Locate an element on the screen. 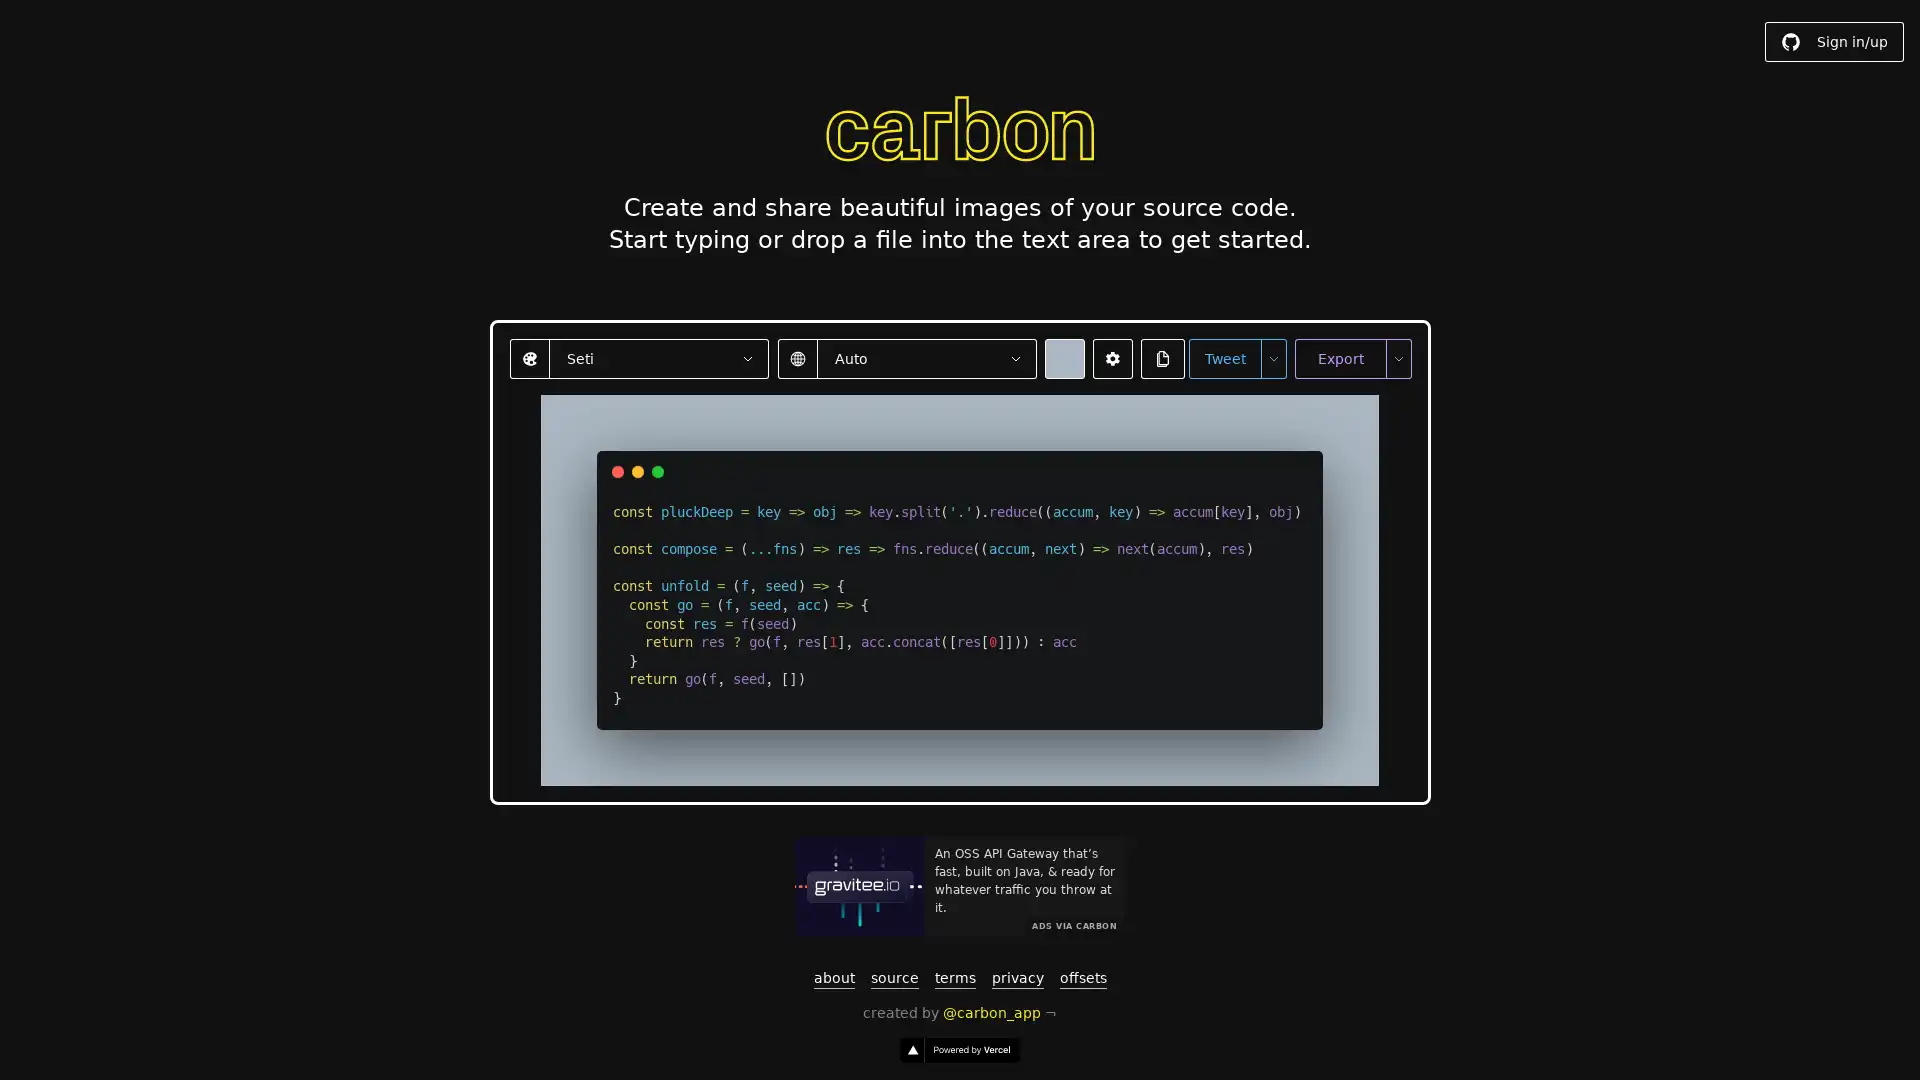 The image size is (1920, 1080). GitHub Sign in/up is located at coordinates (1834, 42).